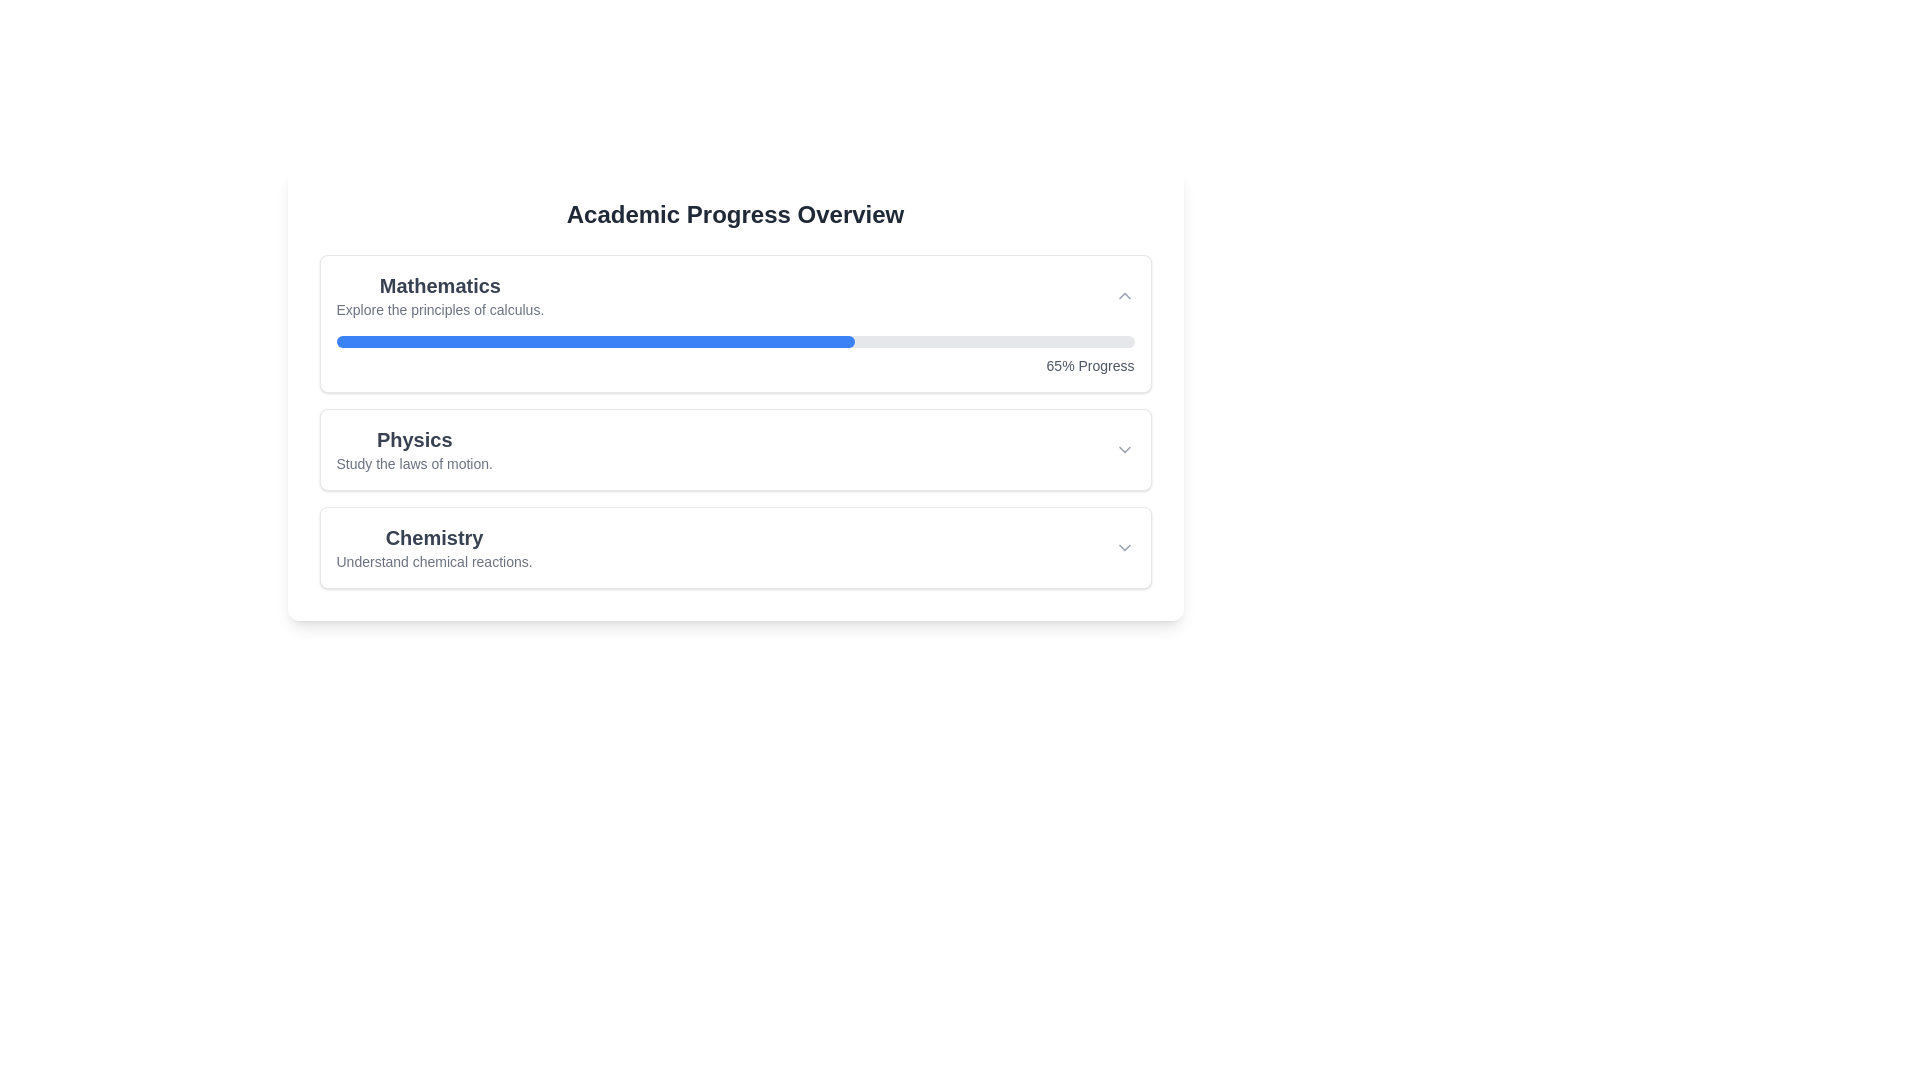 The height and width of the screenshot is (1080, 1920). What do you see at coordinates (1124, 450) in the screenshot?
I see `the Icon button styled as a dropdown indicator located in the second card of the 'Physics' section` at bounding box center [1124, 450].